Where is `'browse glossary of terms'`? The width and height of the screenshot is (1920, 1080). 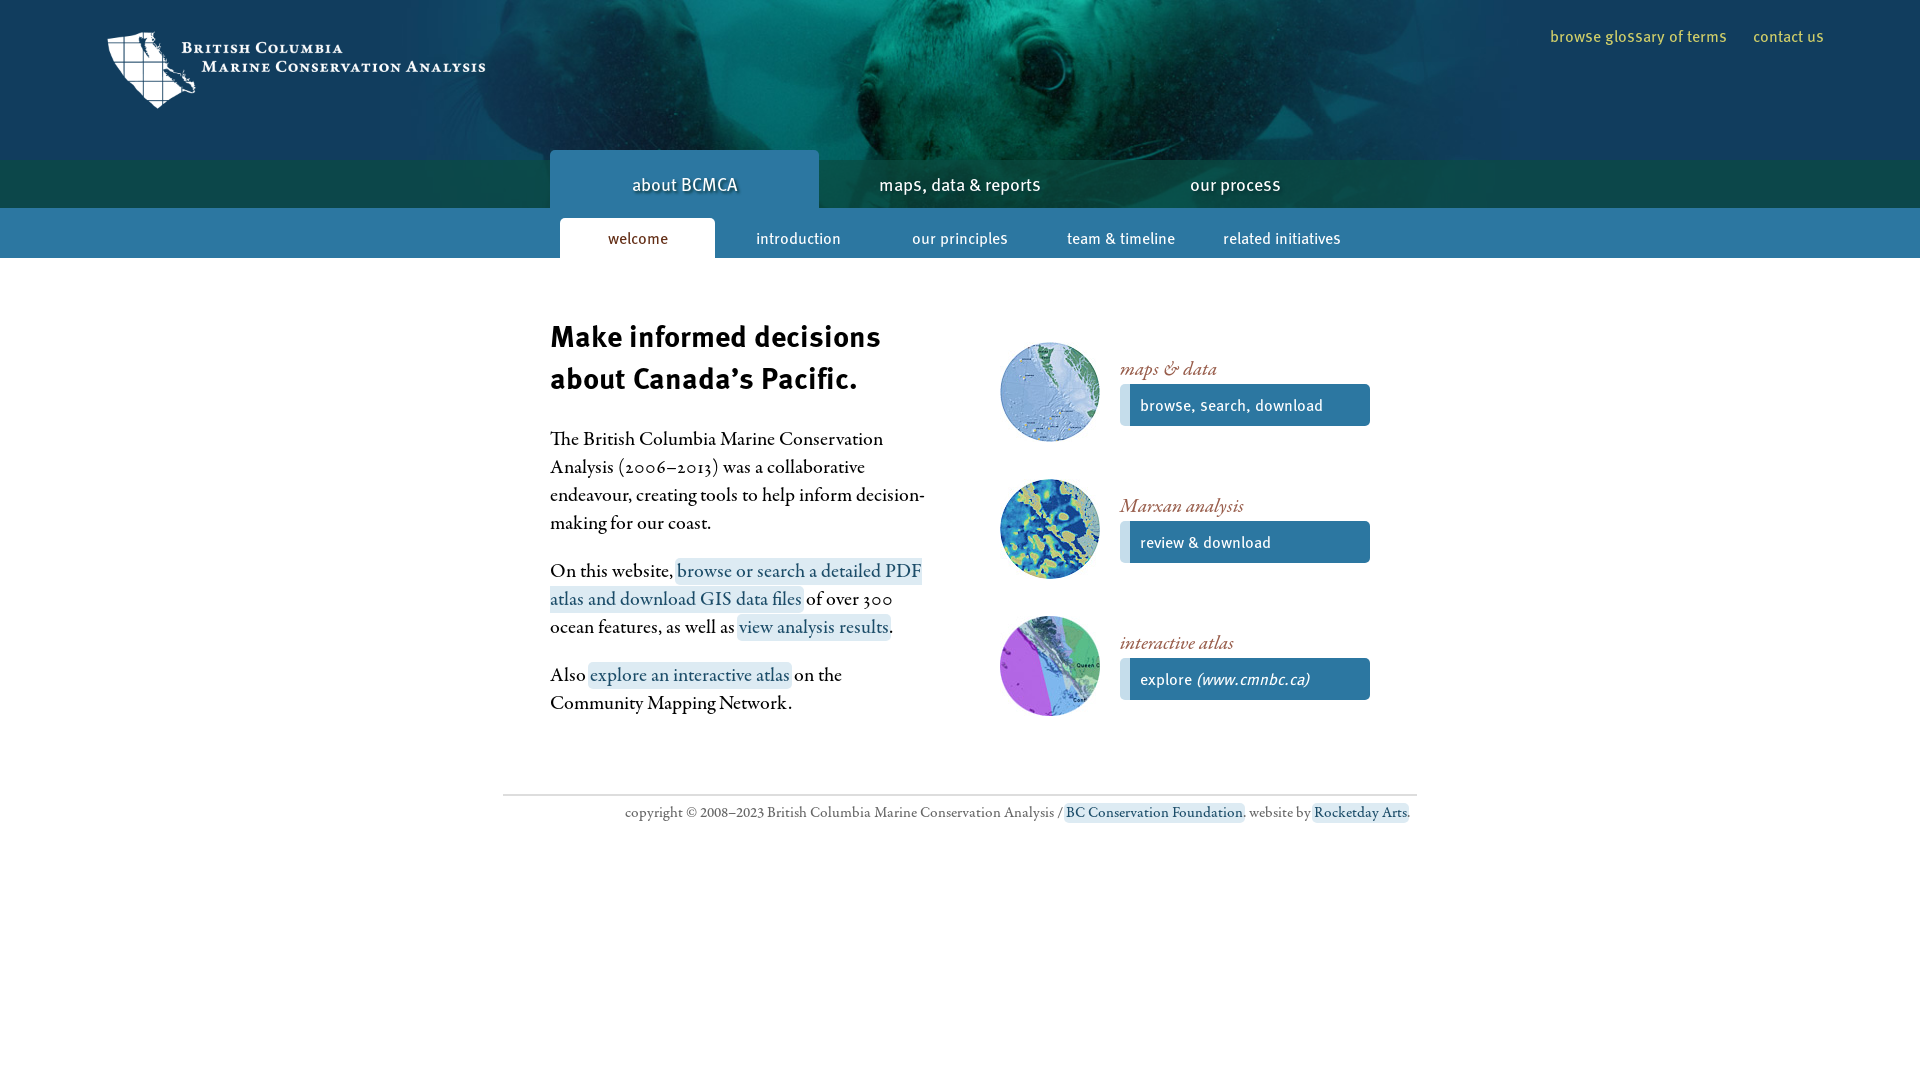 'browse glossary of terms' is located at coordinates (1638, 35).